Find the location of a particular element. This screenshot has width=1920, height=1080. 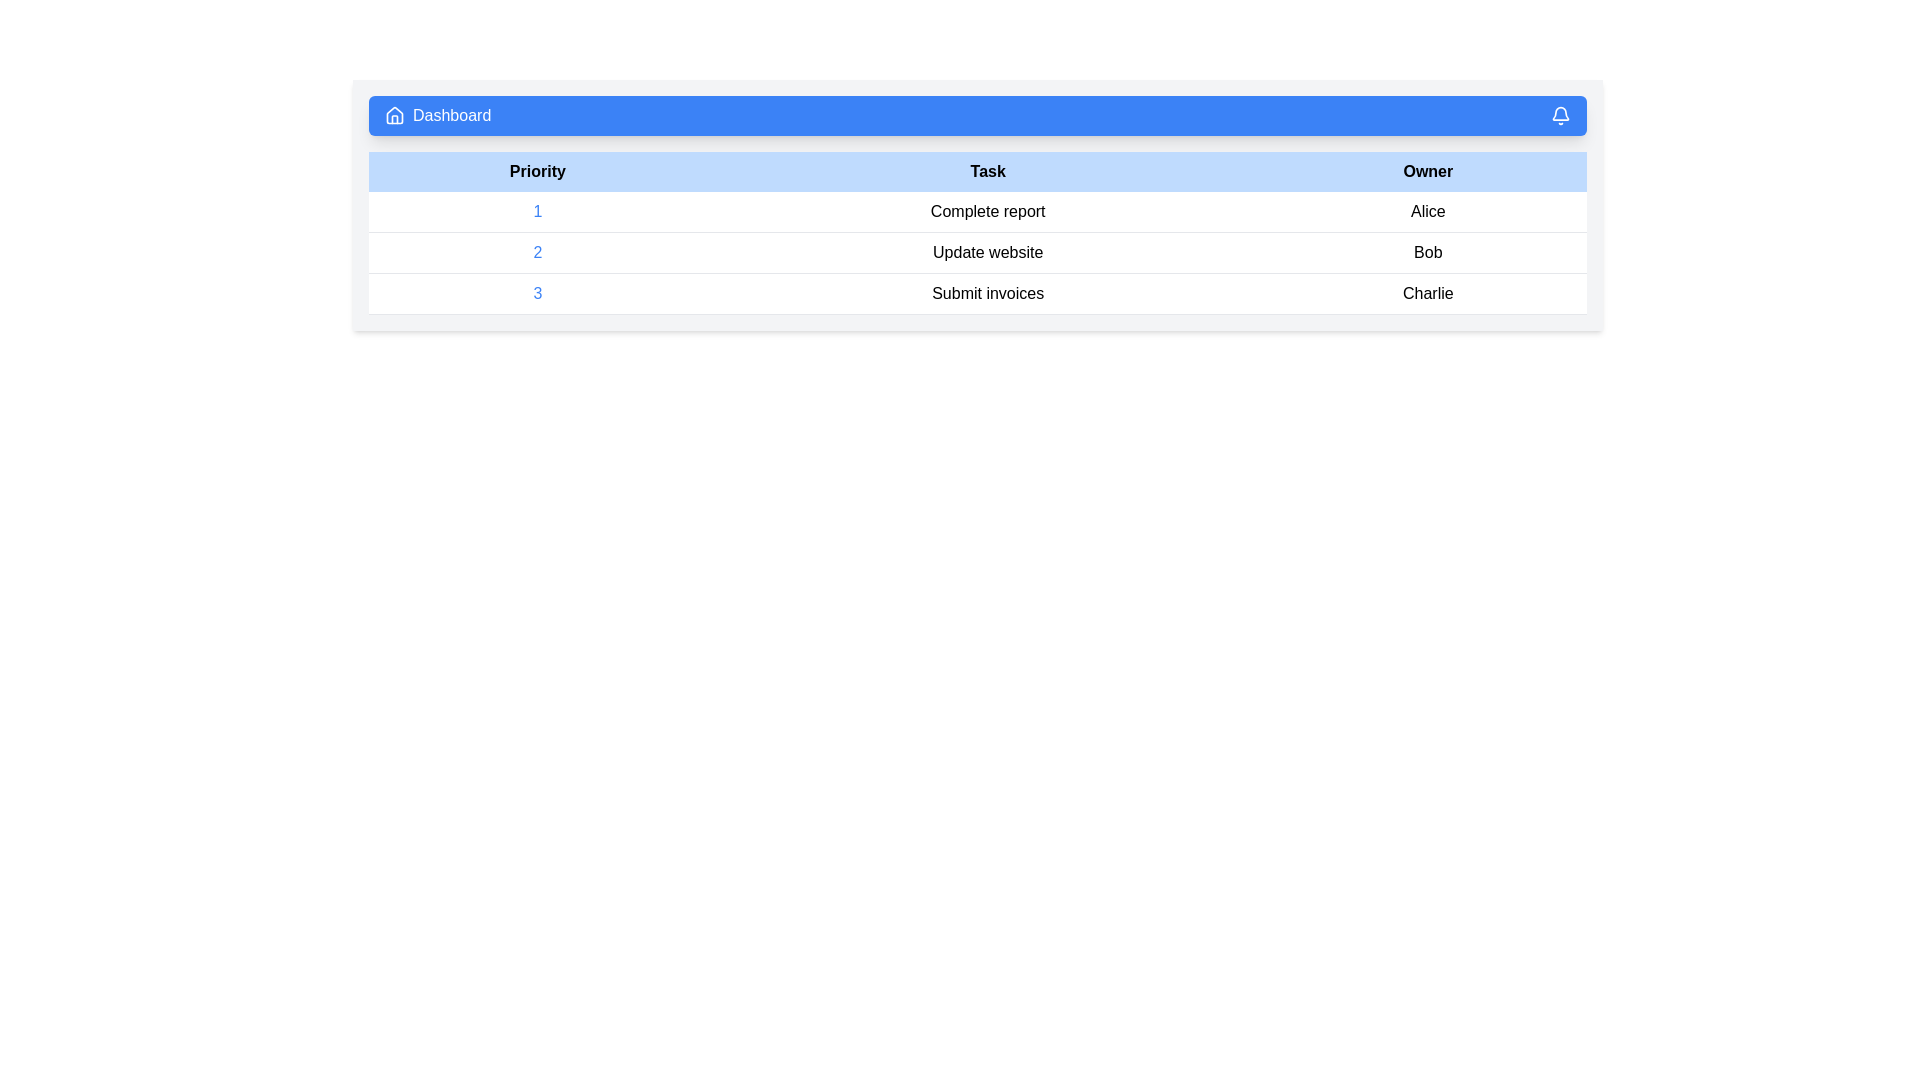

the Text Label indicating the priority level in the second row, first column of the priority-task-owner table is located at coordinates (537, 252).